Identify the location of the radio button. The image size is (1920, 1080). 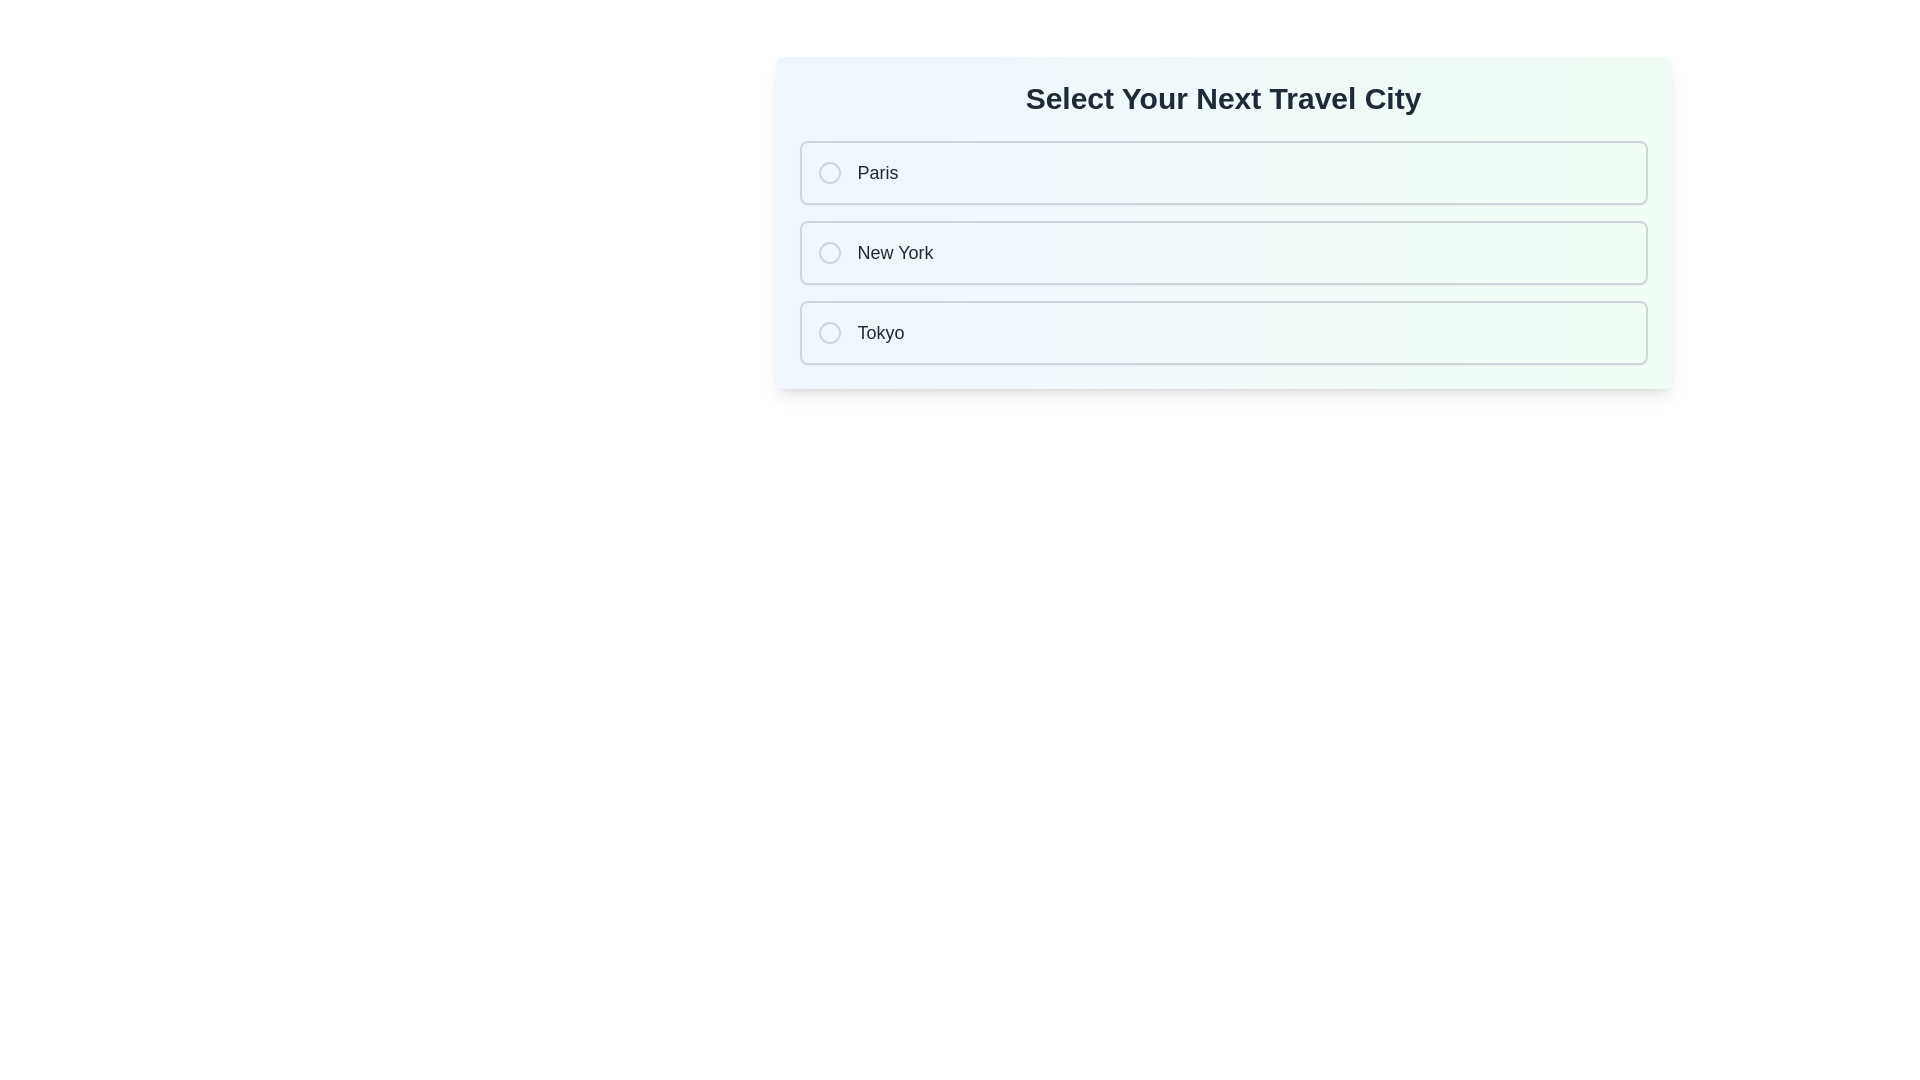
(829, 252).